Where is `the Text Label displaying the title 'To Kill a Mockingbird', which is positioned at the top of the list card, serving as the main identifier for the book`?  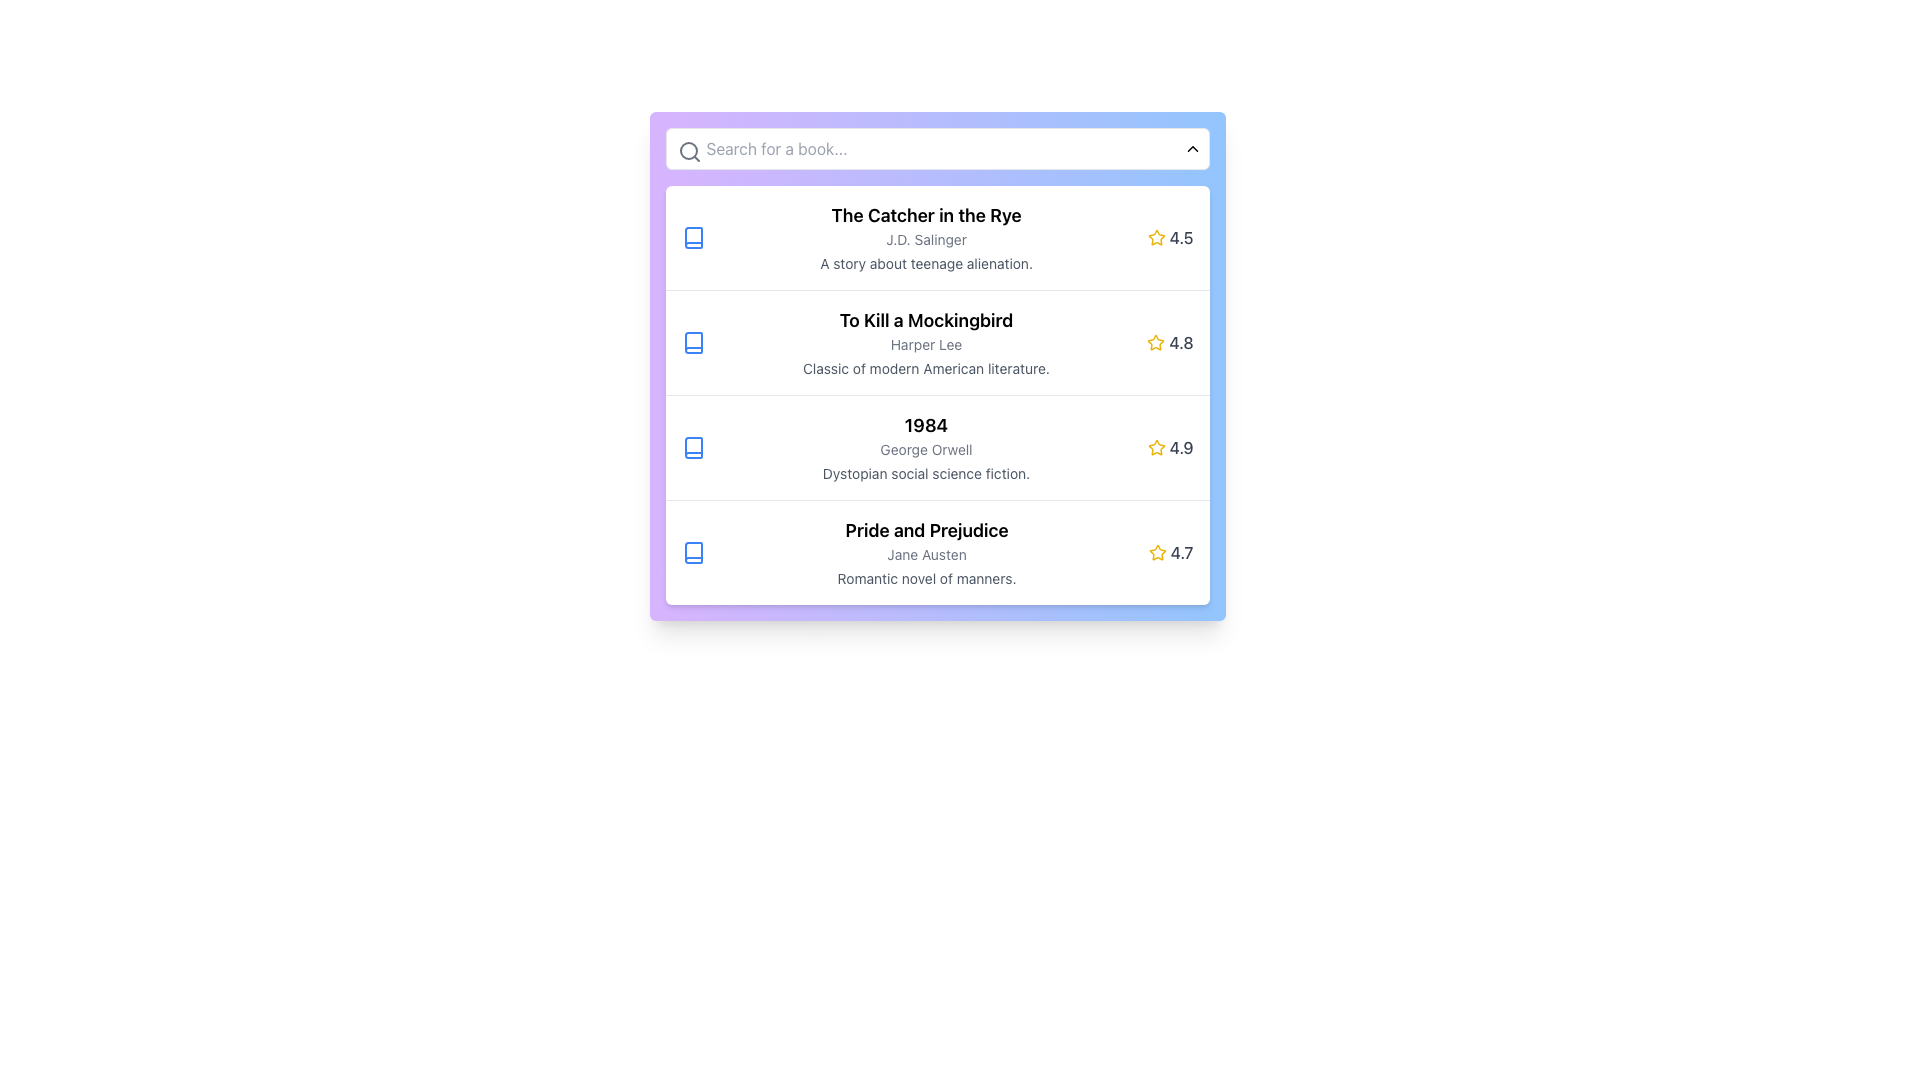
the Text Label displaying the title 'To Kill a Mockingbird', which is positioned at the top of the list card, serving as the main identifier for the book is located at coordinates (925, 319).